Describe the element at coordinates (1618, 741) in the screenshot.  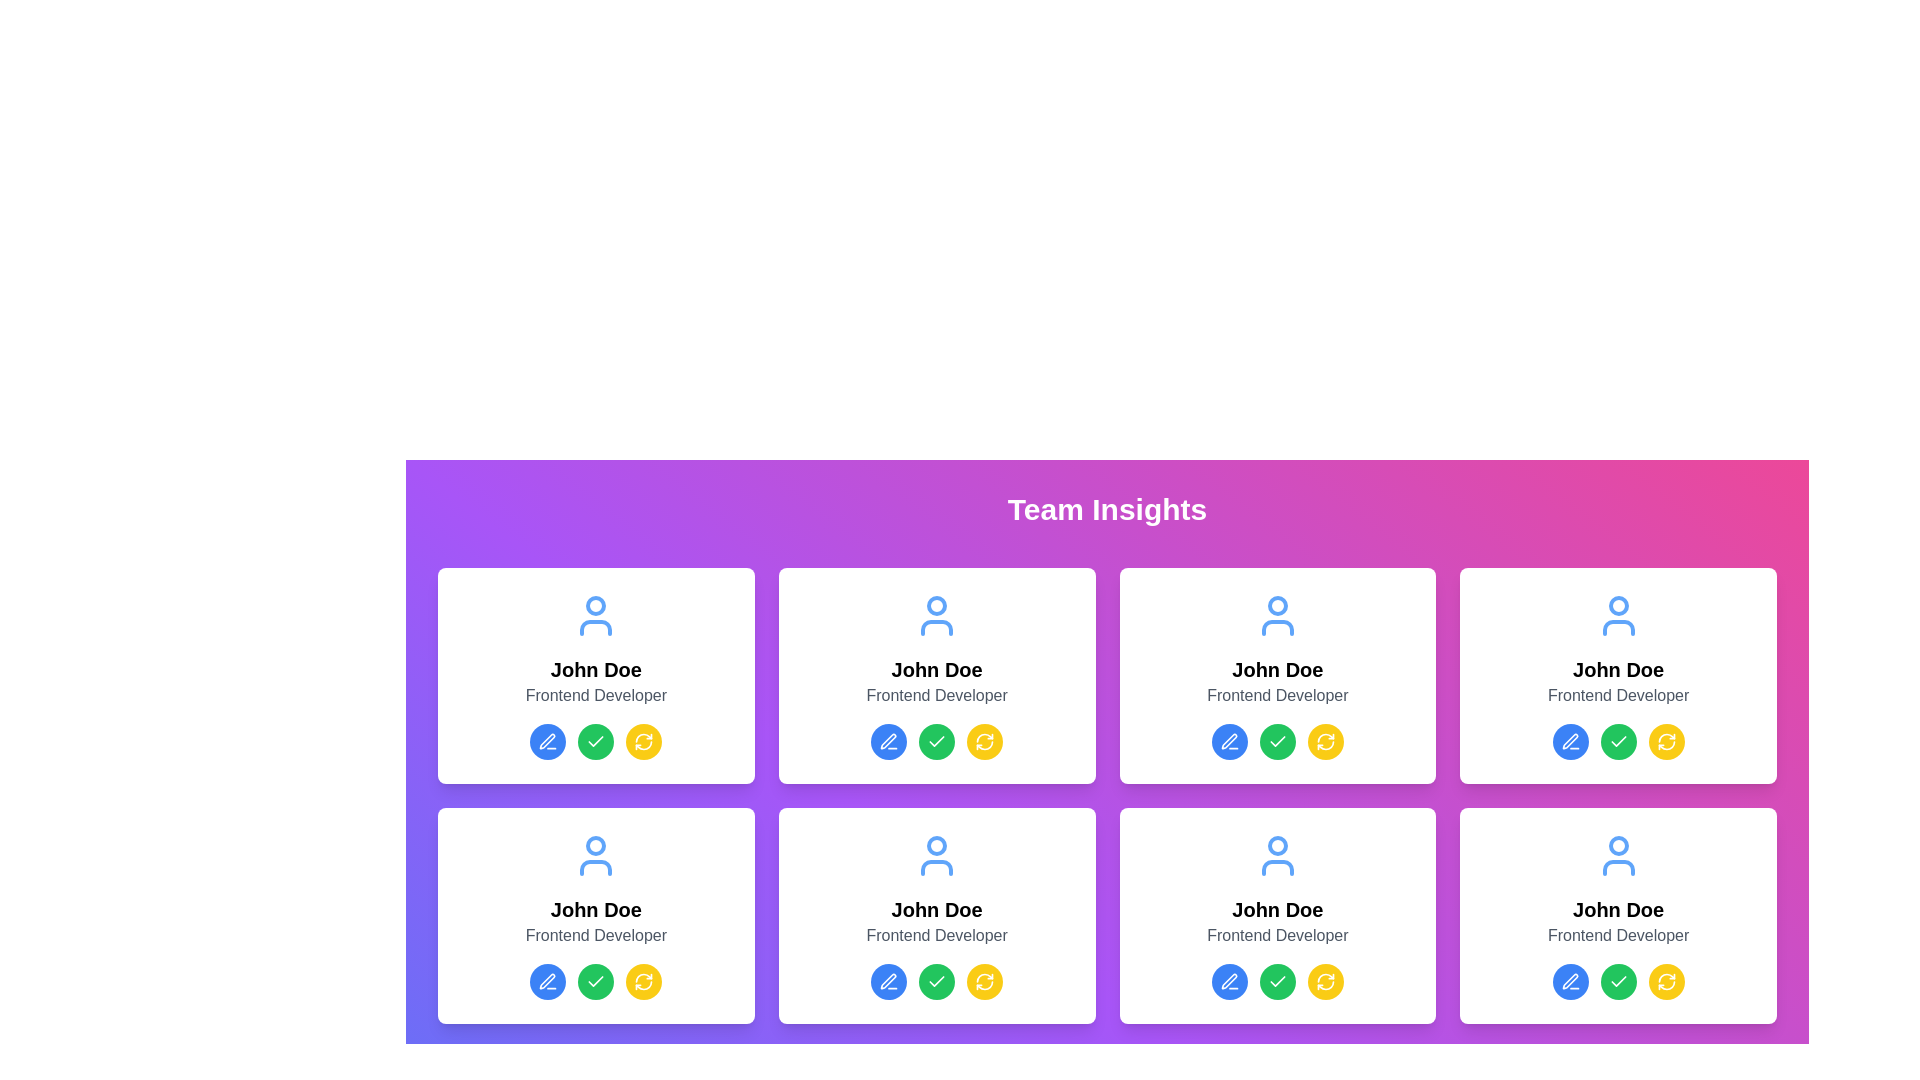
I see `the second button located at the bottom-right corner of the second user card, positioned between a blue pencil icon and a yellow refresh icon` at that location.